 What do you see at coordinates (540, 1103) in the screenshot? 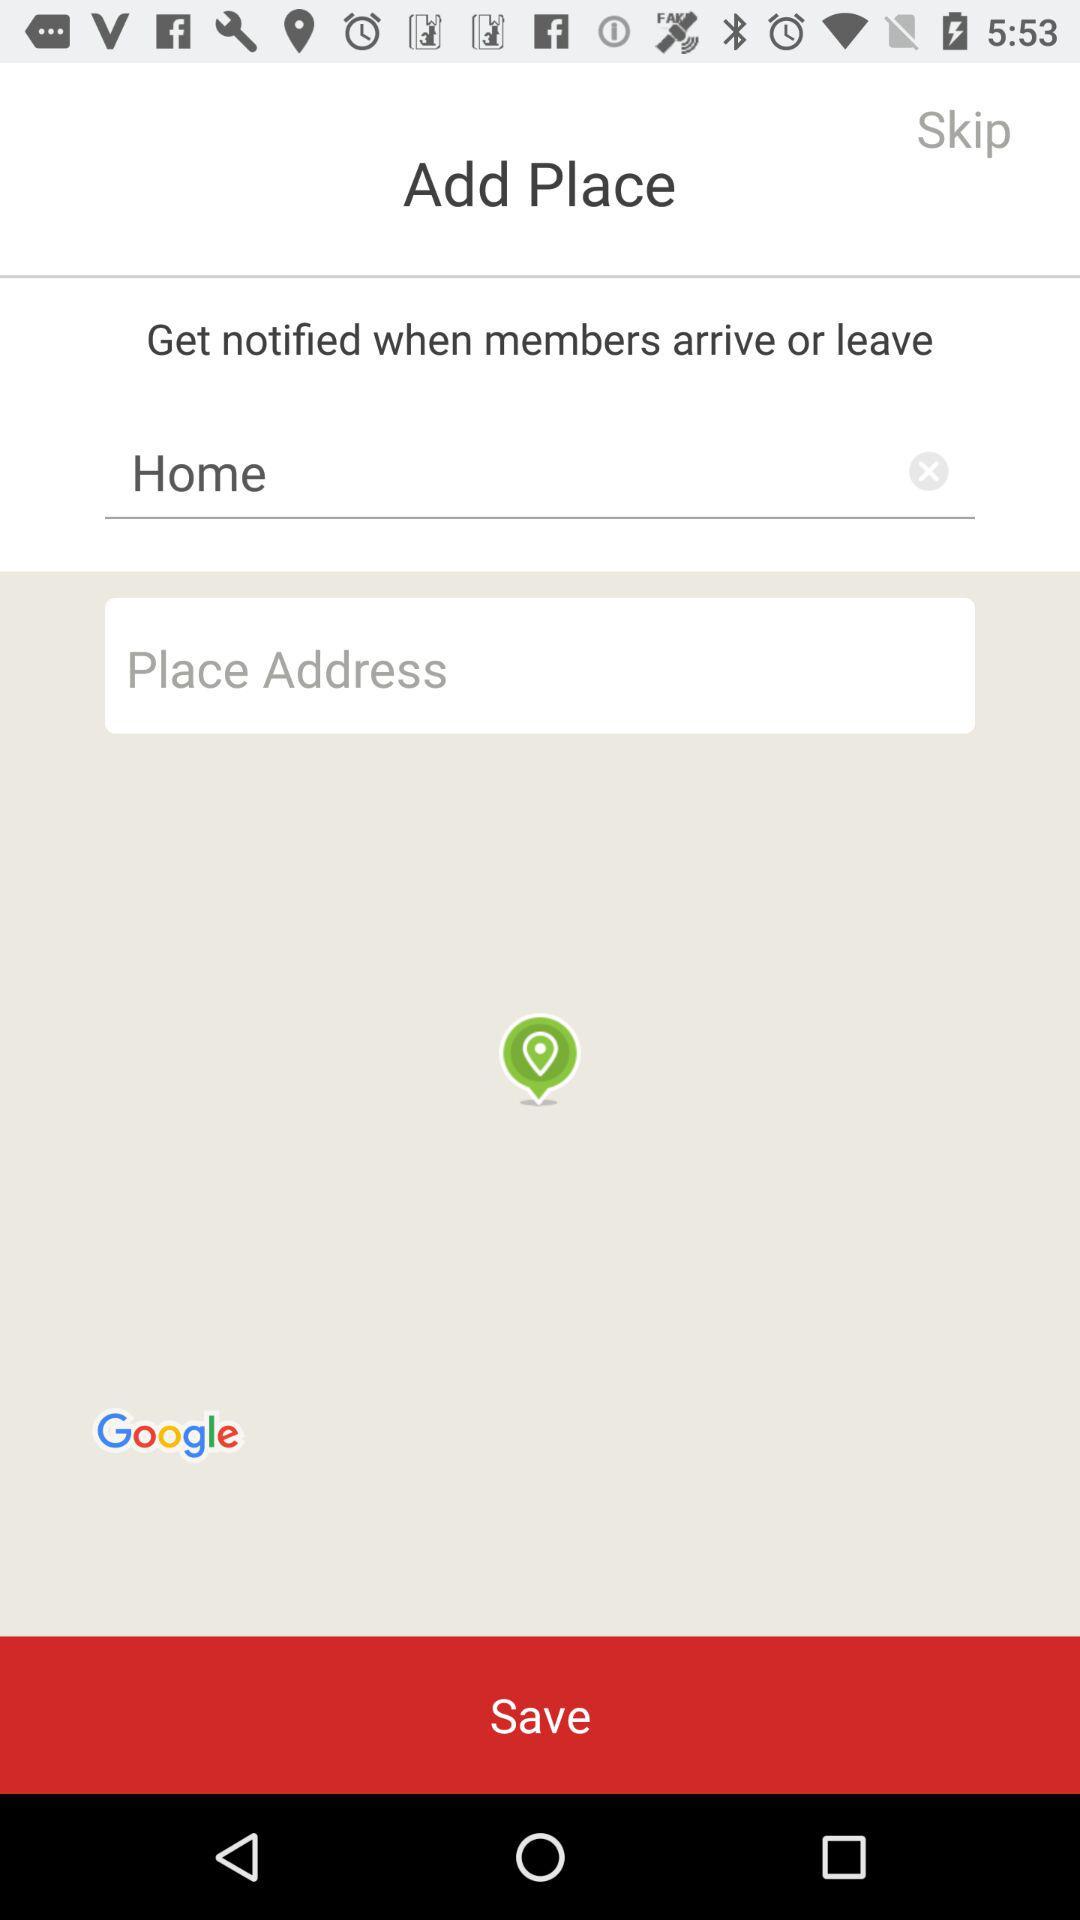
I see `the item above save icon` at bounding box center [540, 1103].